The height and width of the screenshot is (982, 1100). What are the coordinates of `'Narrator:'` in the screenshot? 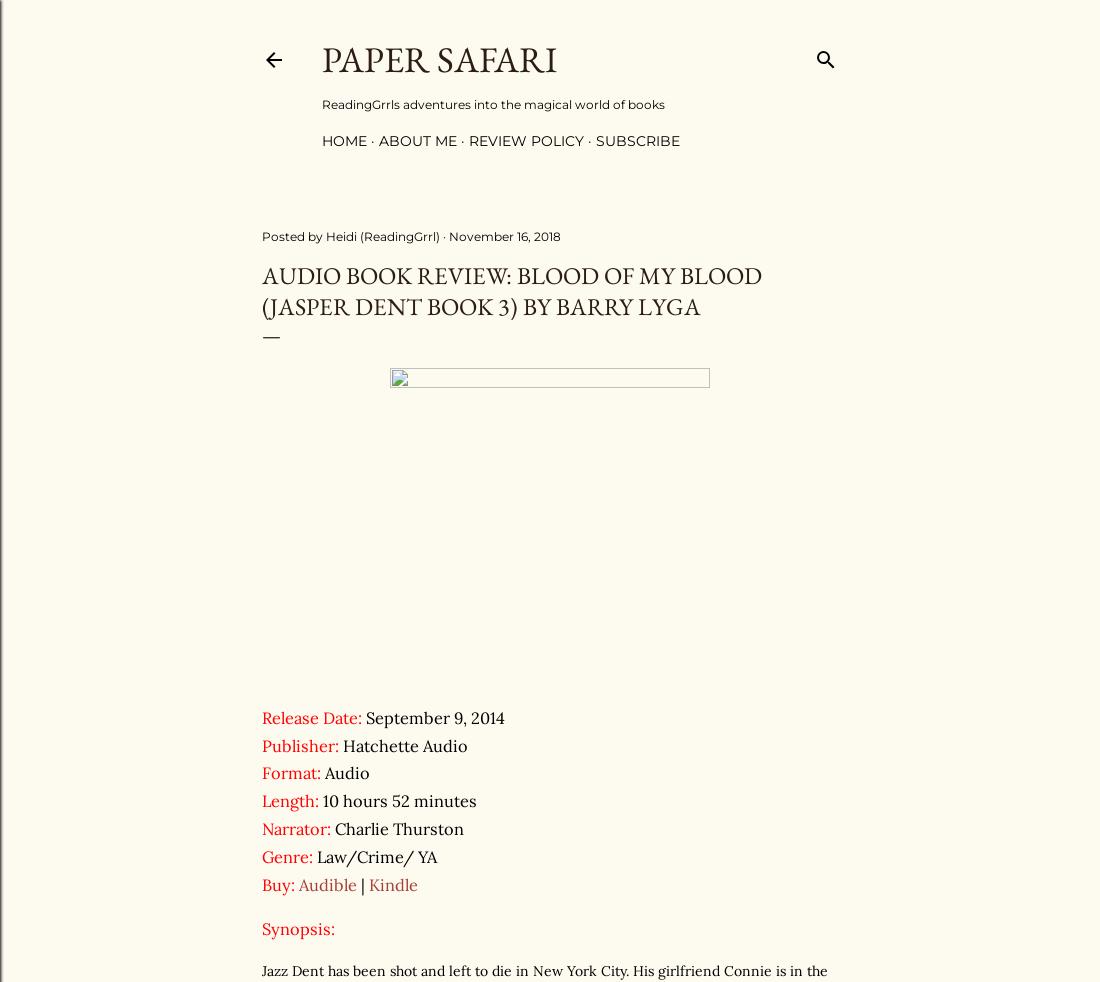 It's located at (295, 829).